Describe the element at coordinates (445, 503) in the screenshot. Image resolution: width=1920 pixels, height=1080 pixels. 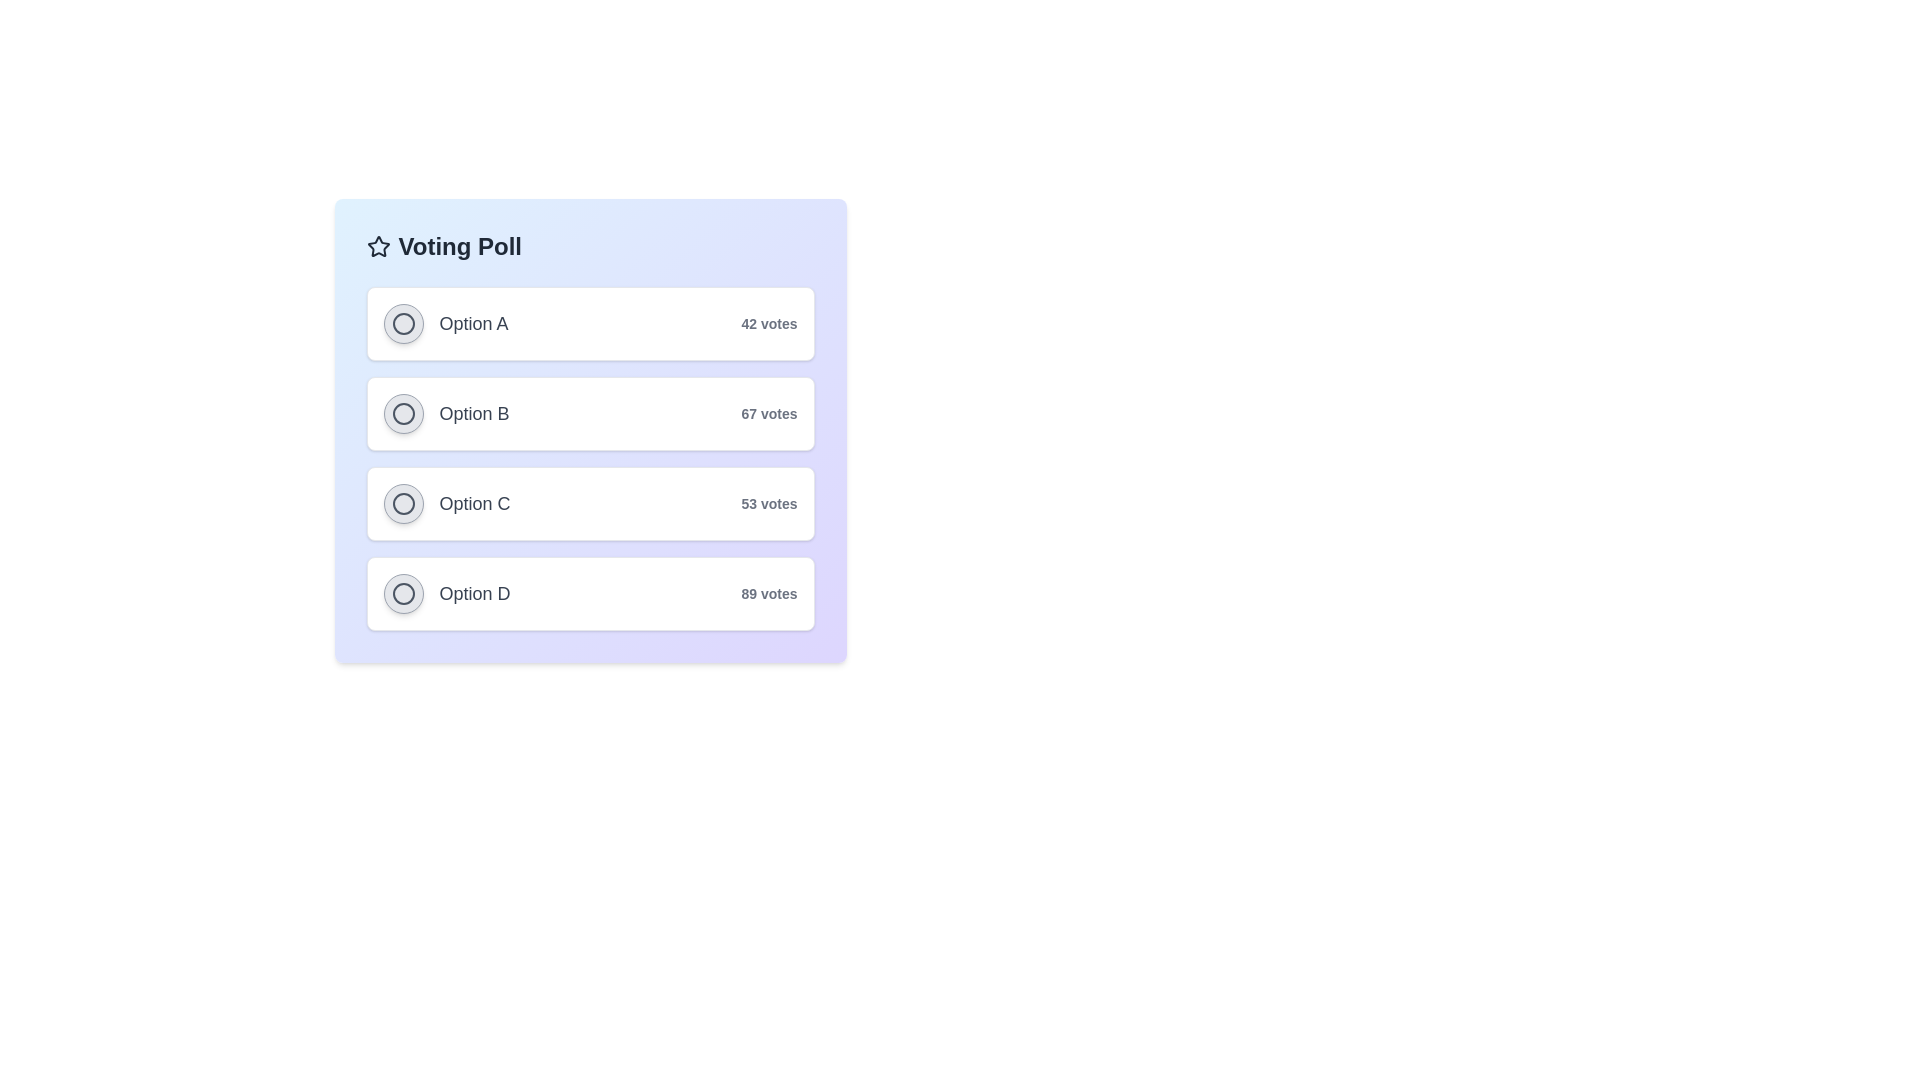
I see `the radio button for 'Option C'` at that location.